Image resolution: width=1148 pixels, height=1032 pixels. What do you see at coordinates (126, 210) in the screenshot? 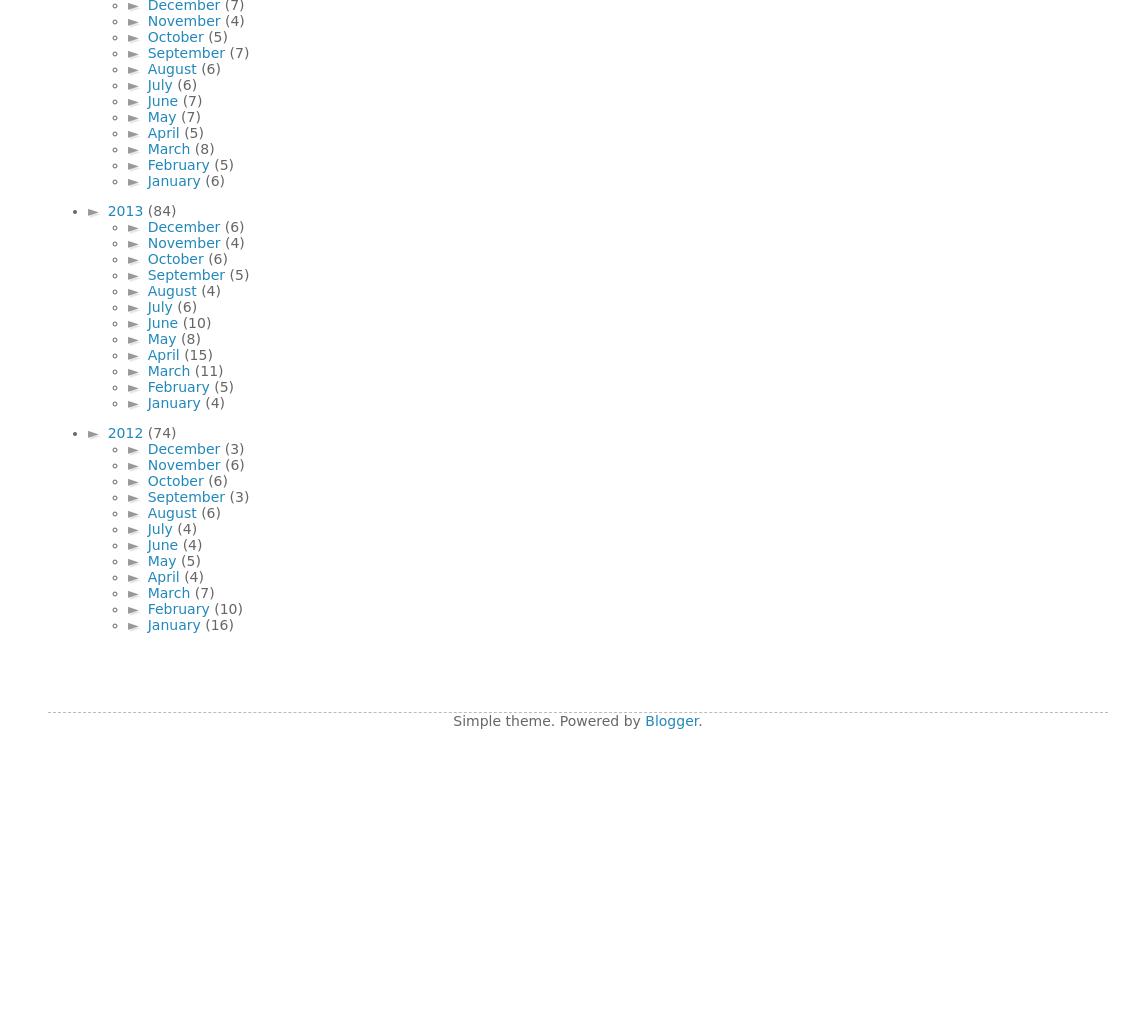
I see `'2013'` at bounding box center [126, 210].